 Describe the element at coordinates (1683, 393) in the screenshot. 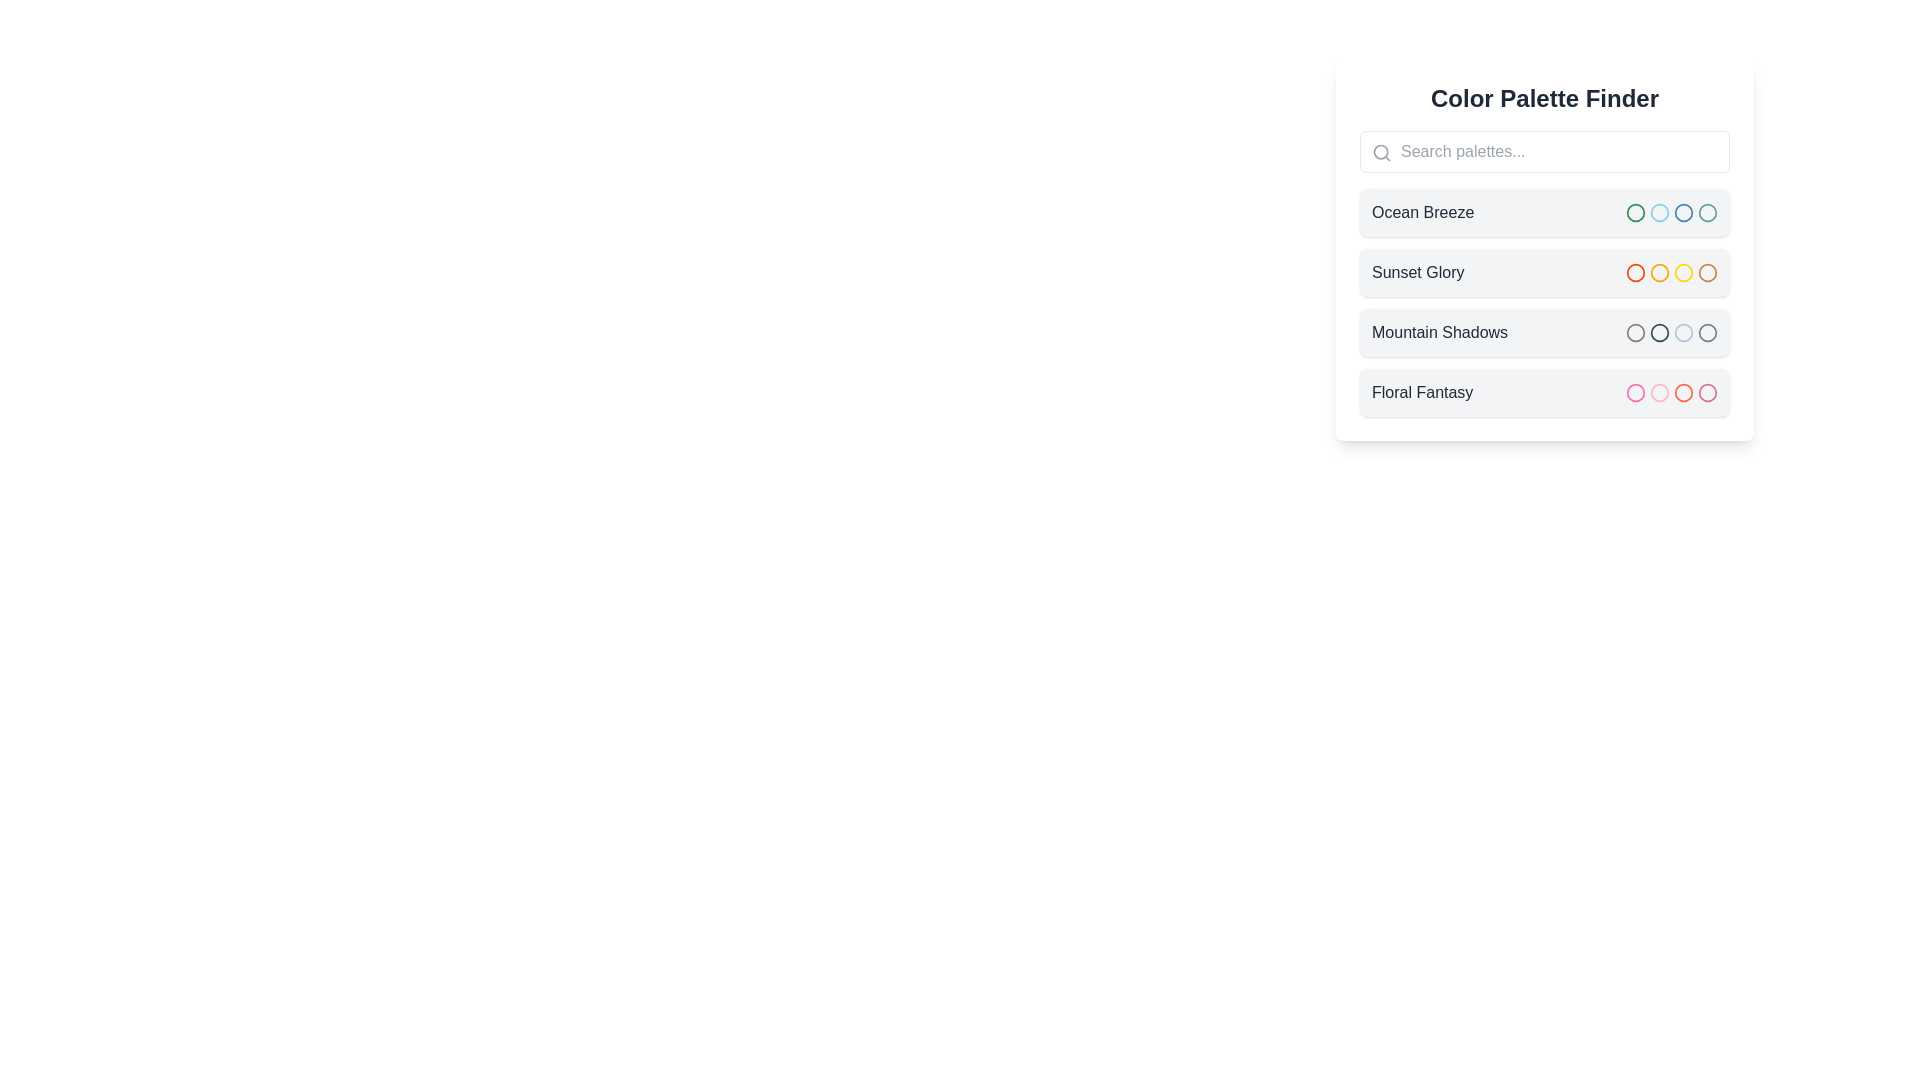

I see `the circular icon with a red border at the end of the 'Floral Fantasy' row` at that location.